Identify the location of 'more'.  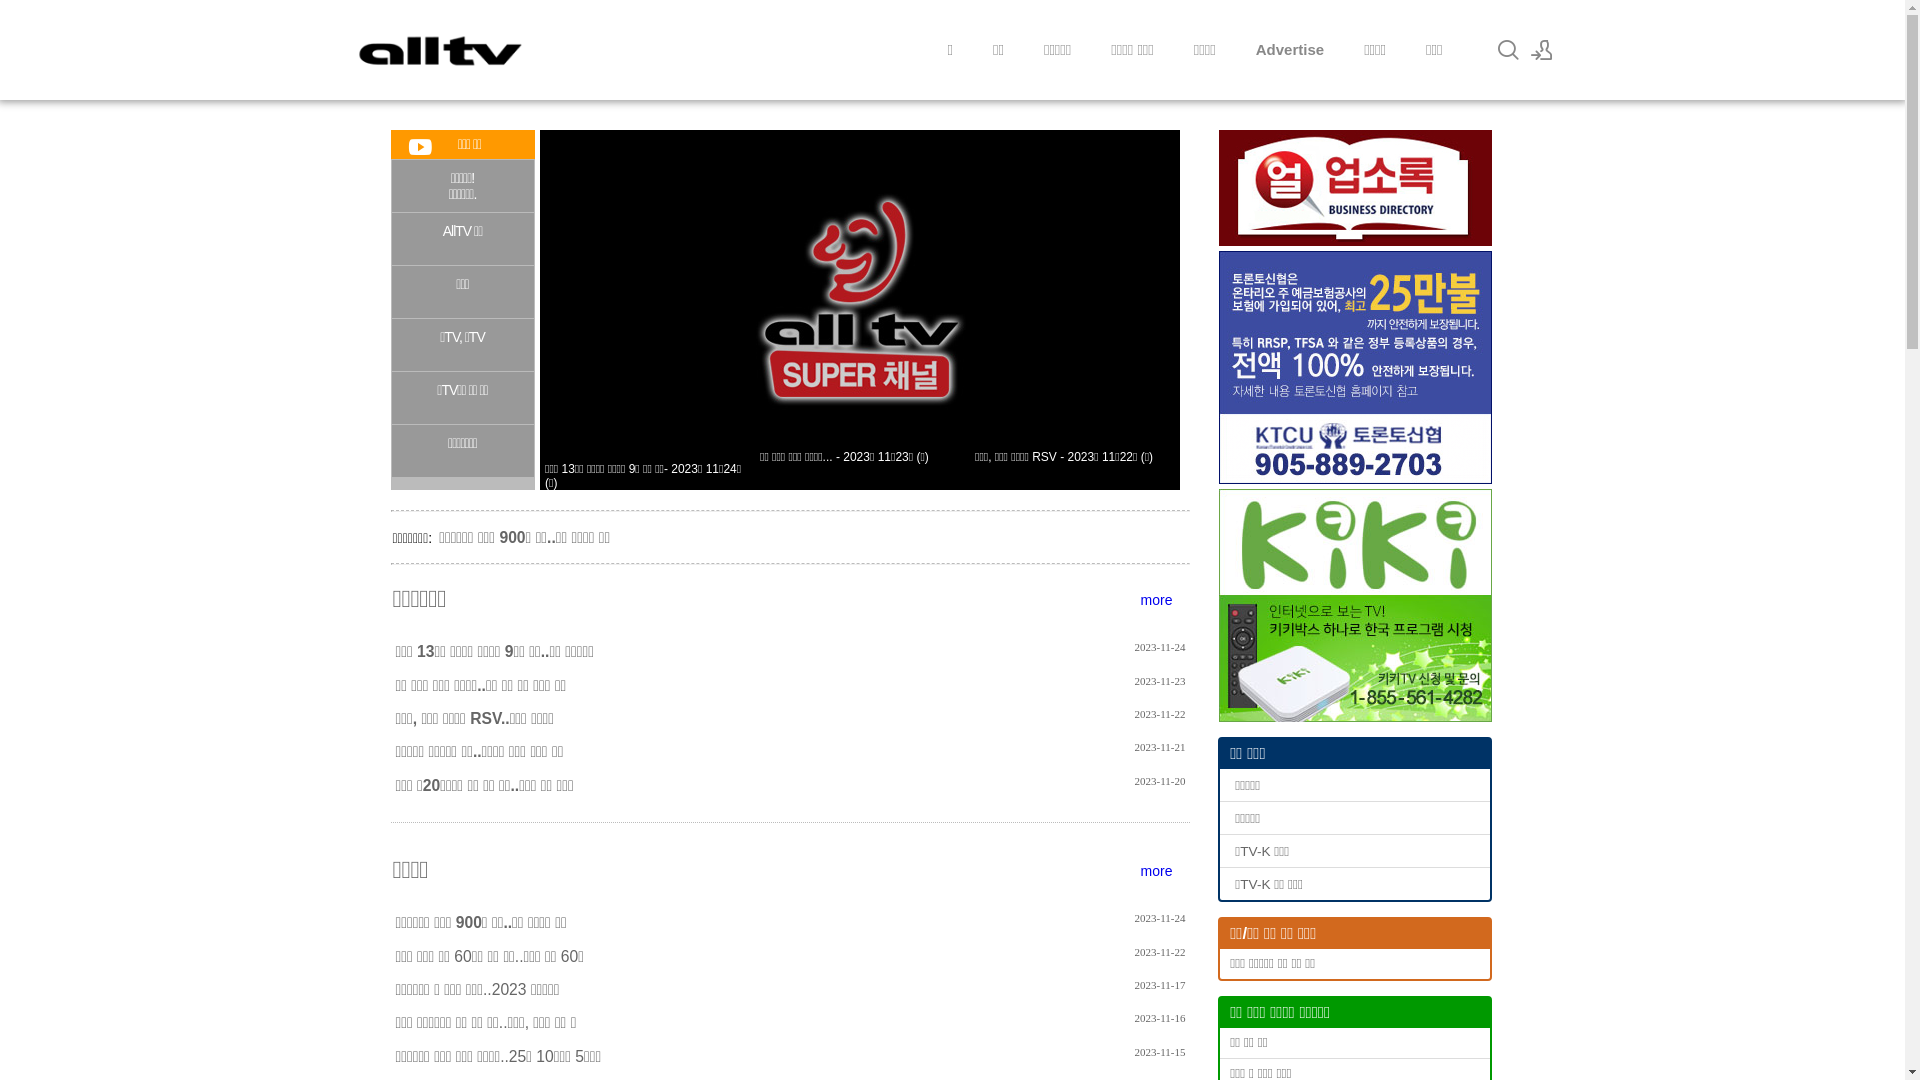
(1156, 599).